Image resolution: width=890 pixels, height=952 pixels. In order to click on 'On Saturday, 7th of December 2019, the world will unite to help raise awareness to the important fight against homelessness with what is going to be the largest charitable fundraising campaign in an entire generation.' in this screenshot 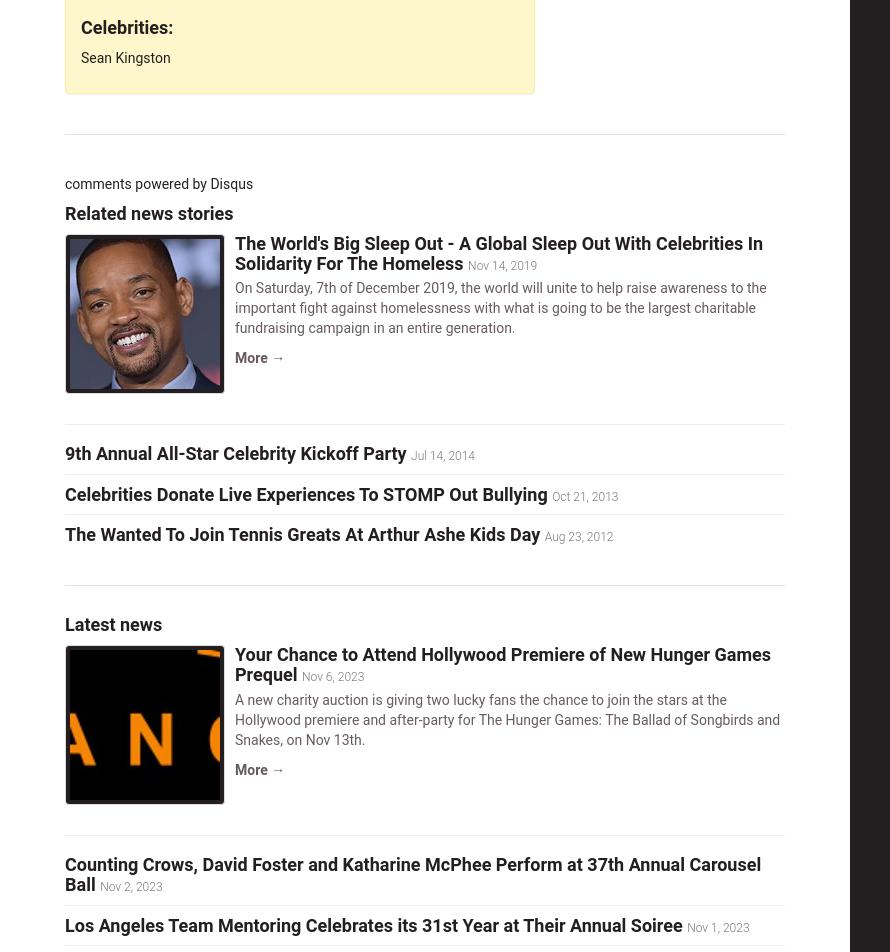, I will do `click(500, 307)`.